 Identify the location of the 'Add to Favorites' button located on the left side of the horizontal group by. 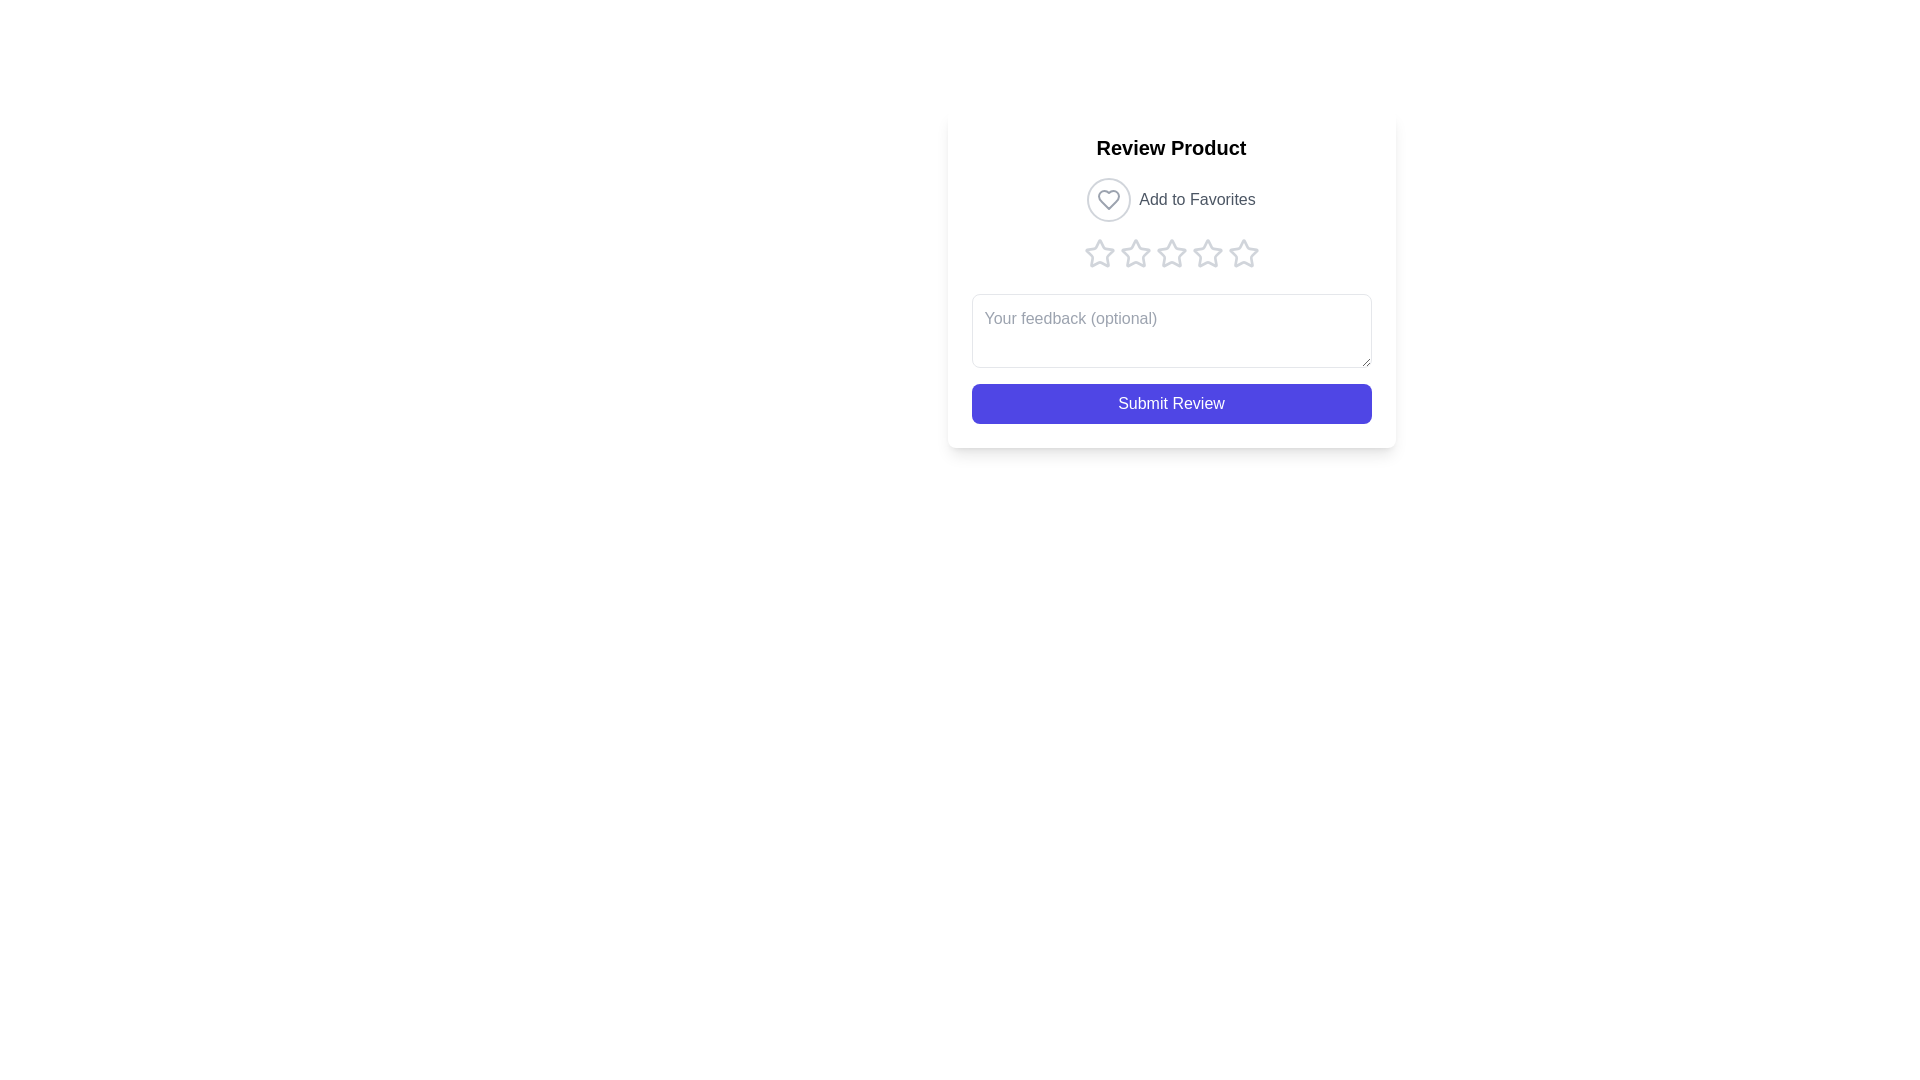
(1108, 200).